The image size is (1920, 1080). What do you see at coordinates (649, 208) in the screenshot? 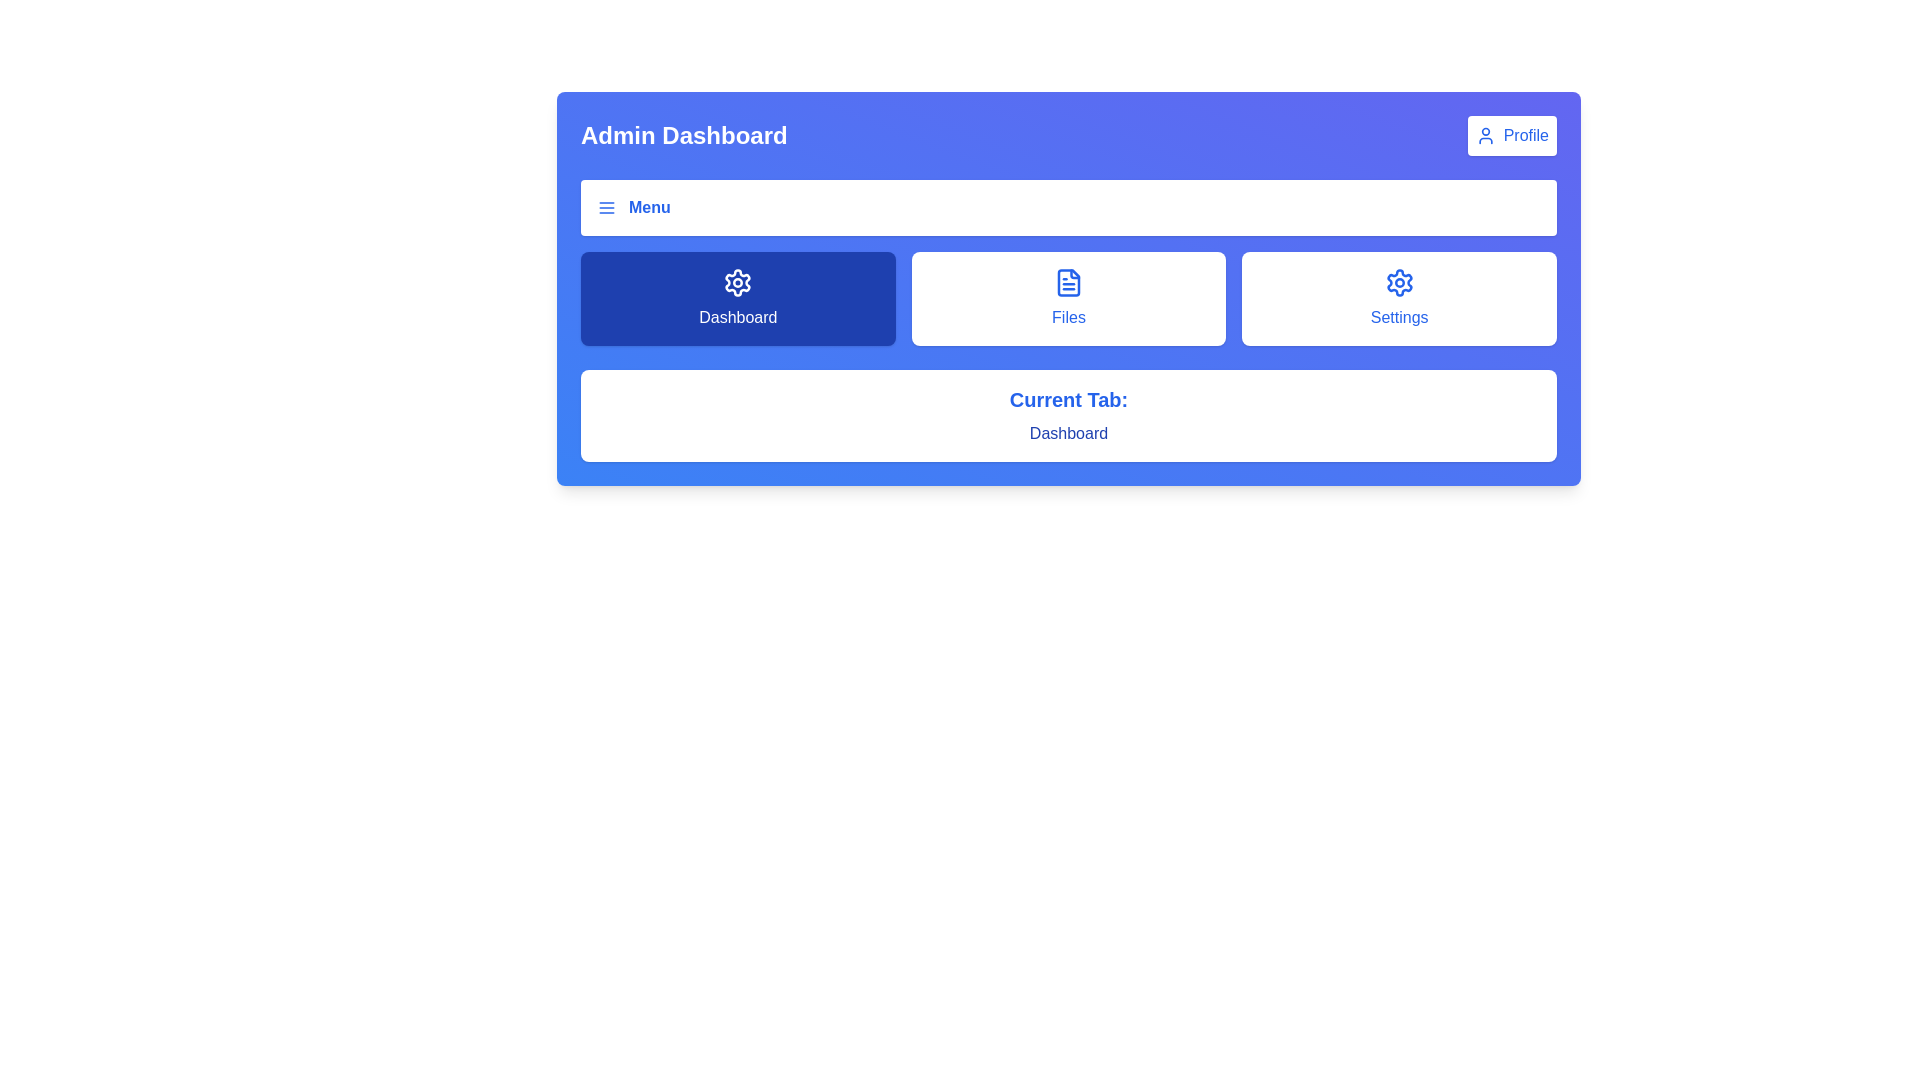
I see `the text label or navigation item located near the center-left of the navigation bar` at bounding box center [649, 208].